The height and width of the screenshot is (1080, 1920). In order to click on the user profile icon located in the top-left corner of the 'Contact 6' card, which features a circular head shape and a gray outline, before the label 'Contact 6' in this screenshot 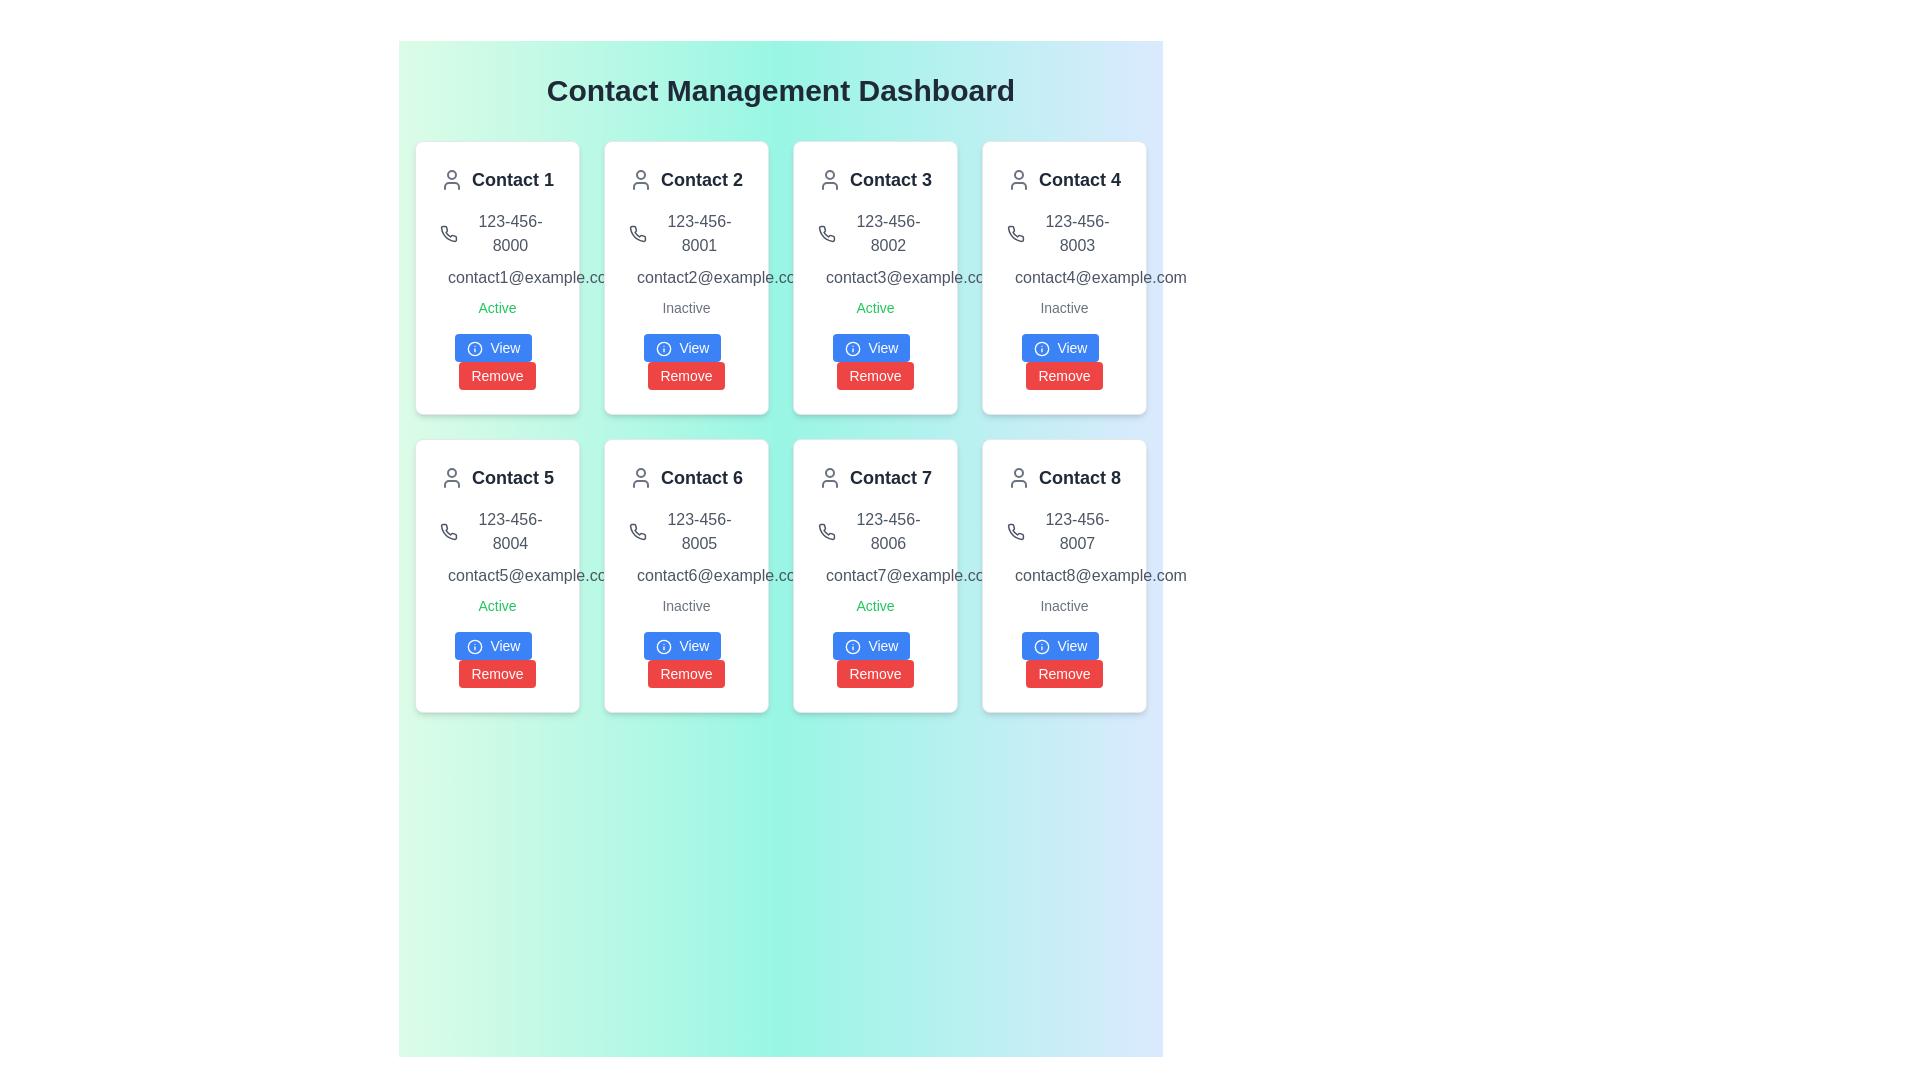, I will do `click(641, 478)`.